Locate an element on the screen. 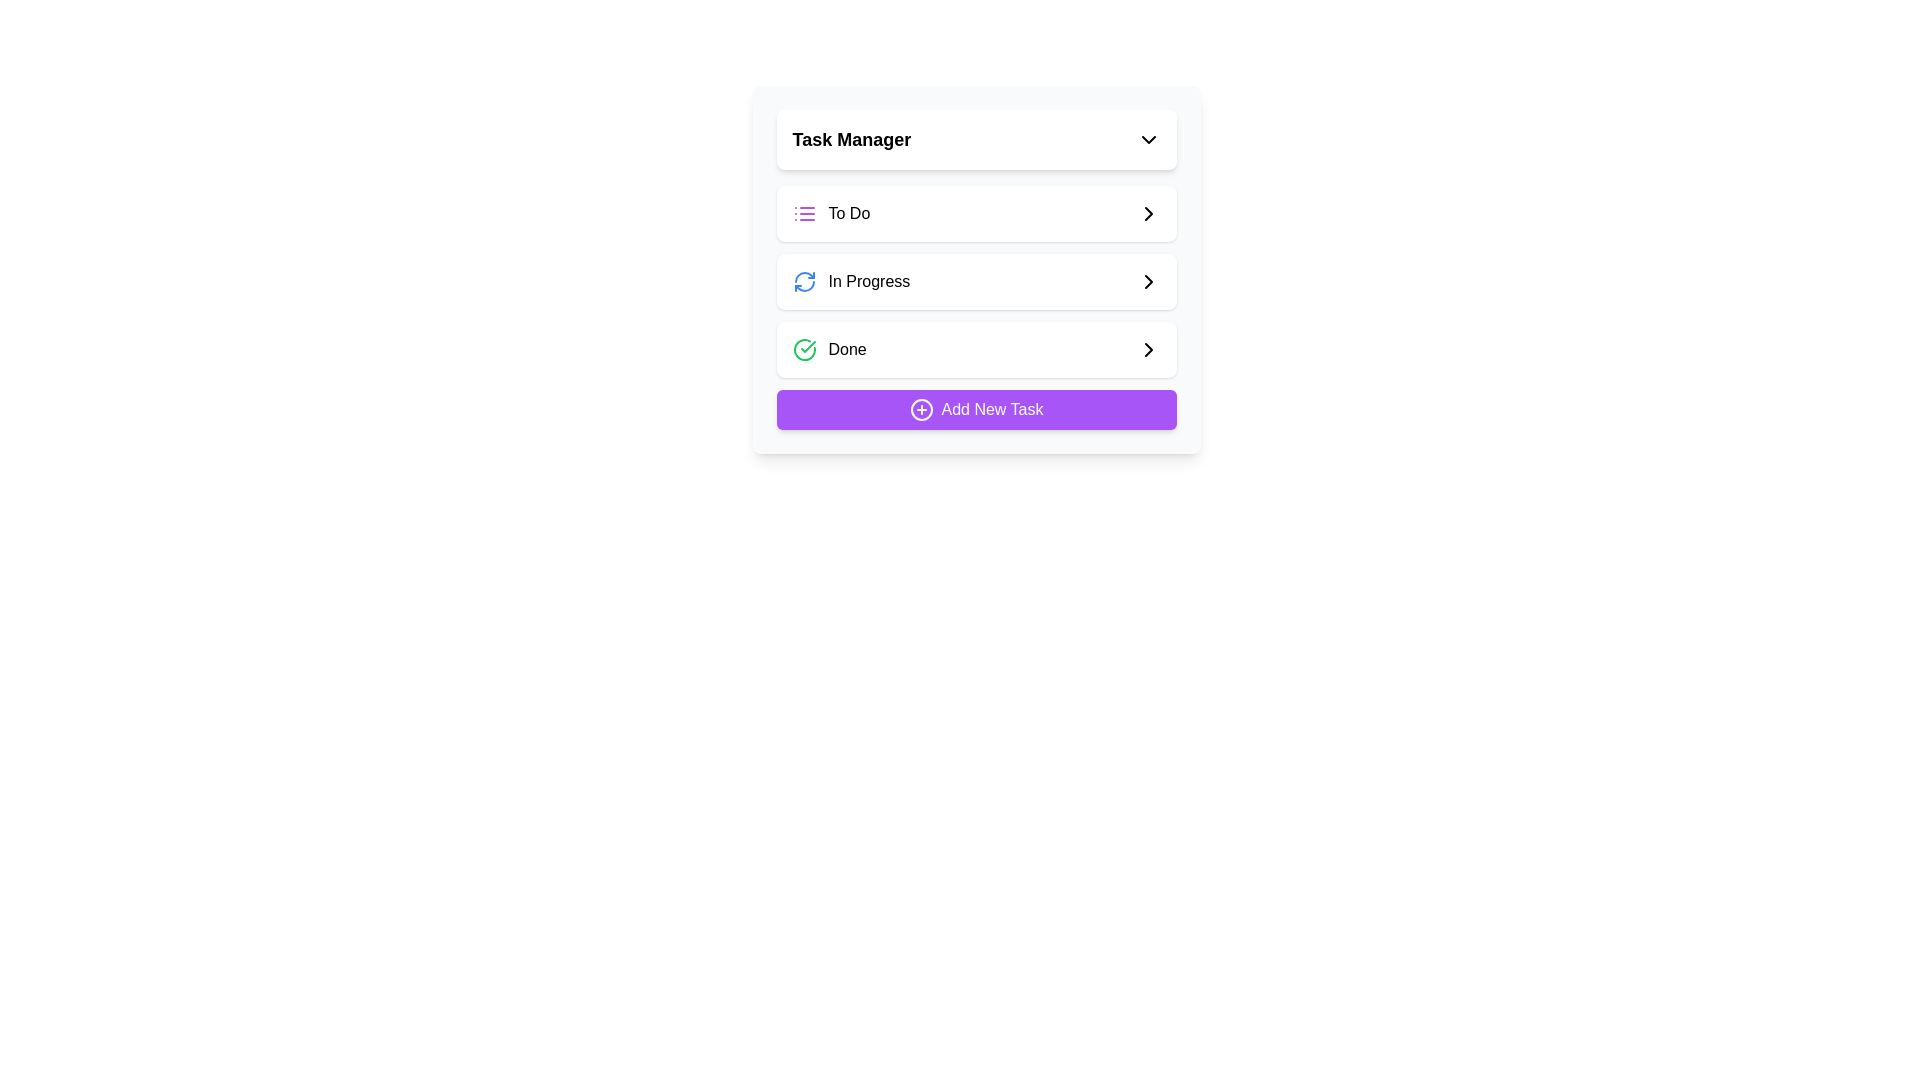 The image size is (1920, 1080). on the 'To Do' icon in the task management interface is located at coordinates (804, 213).